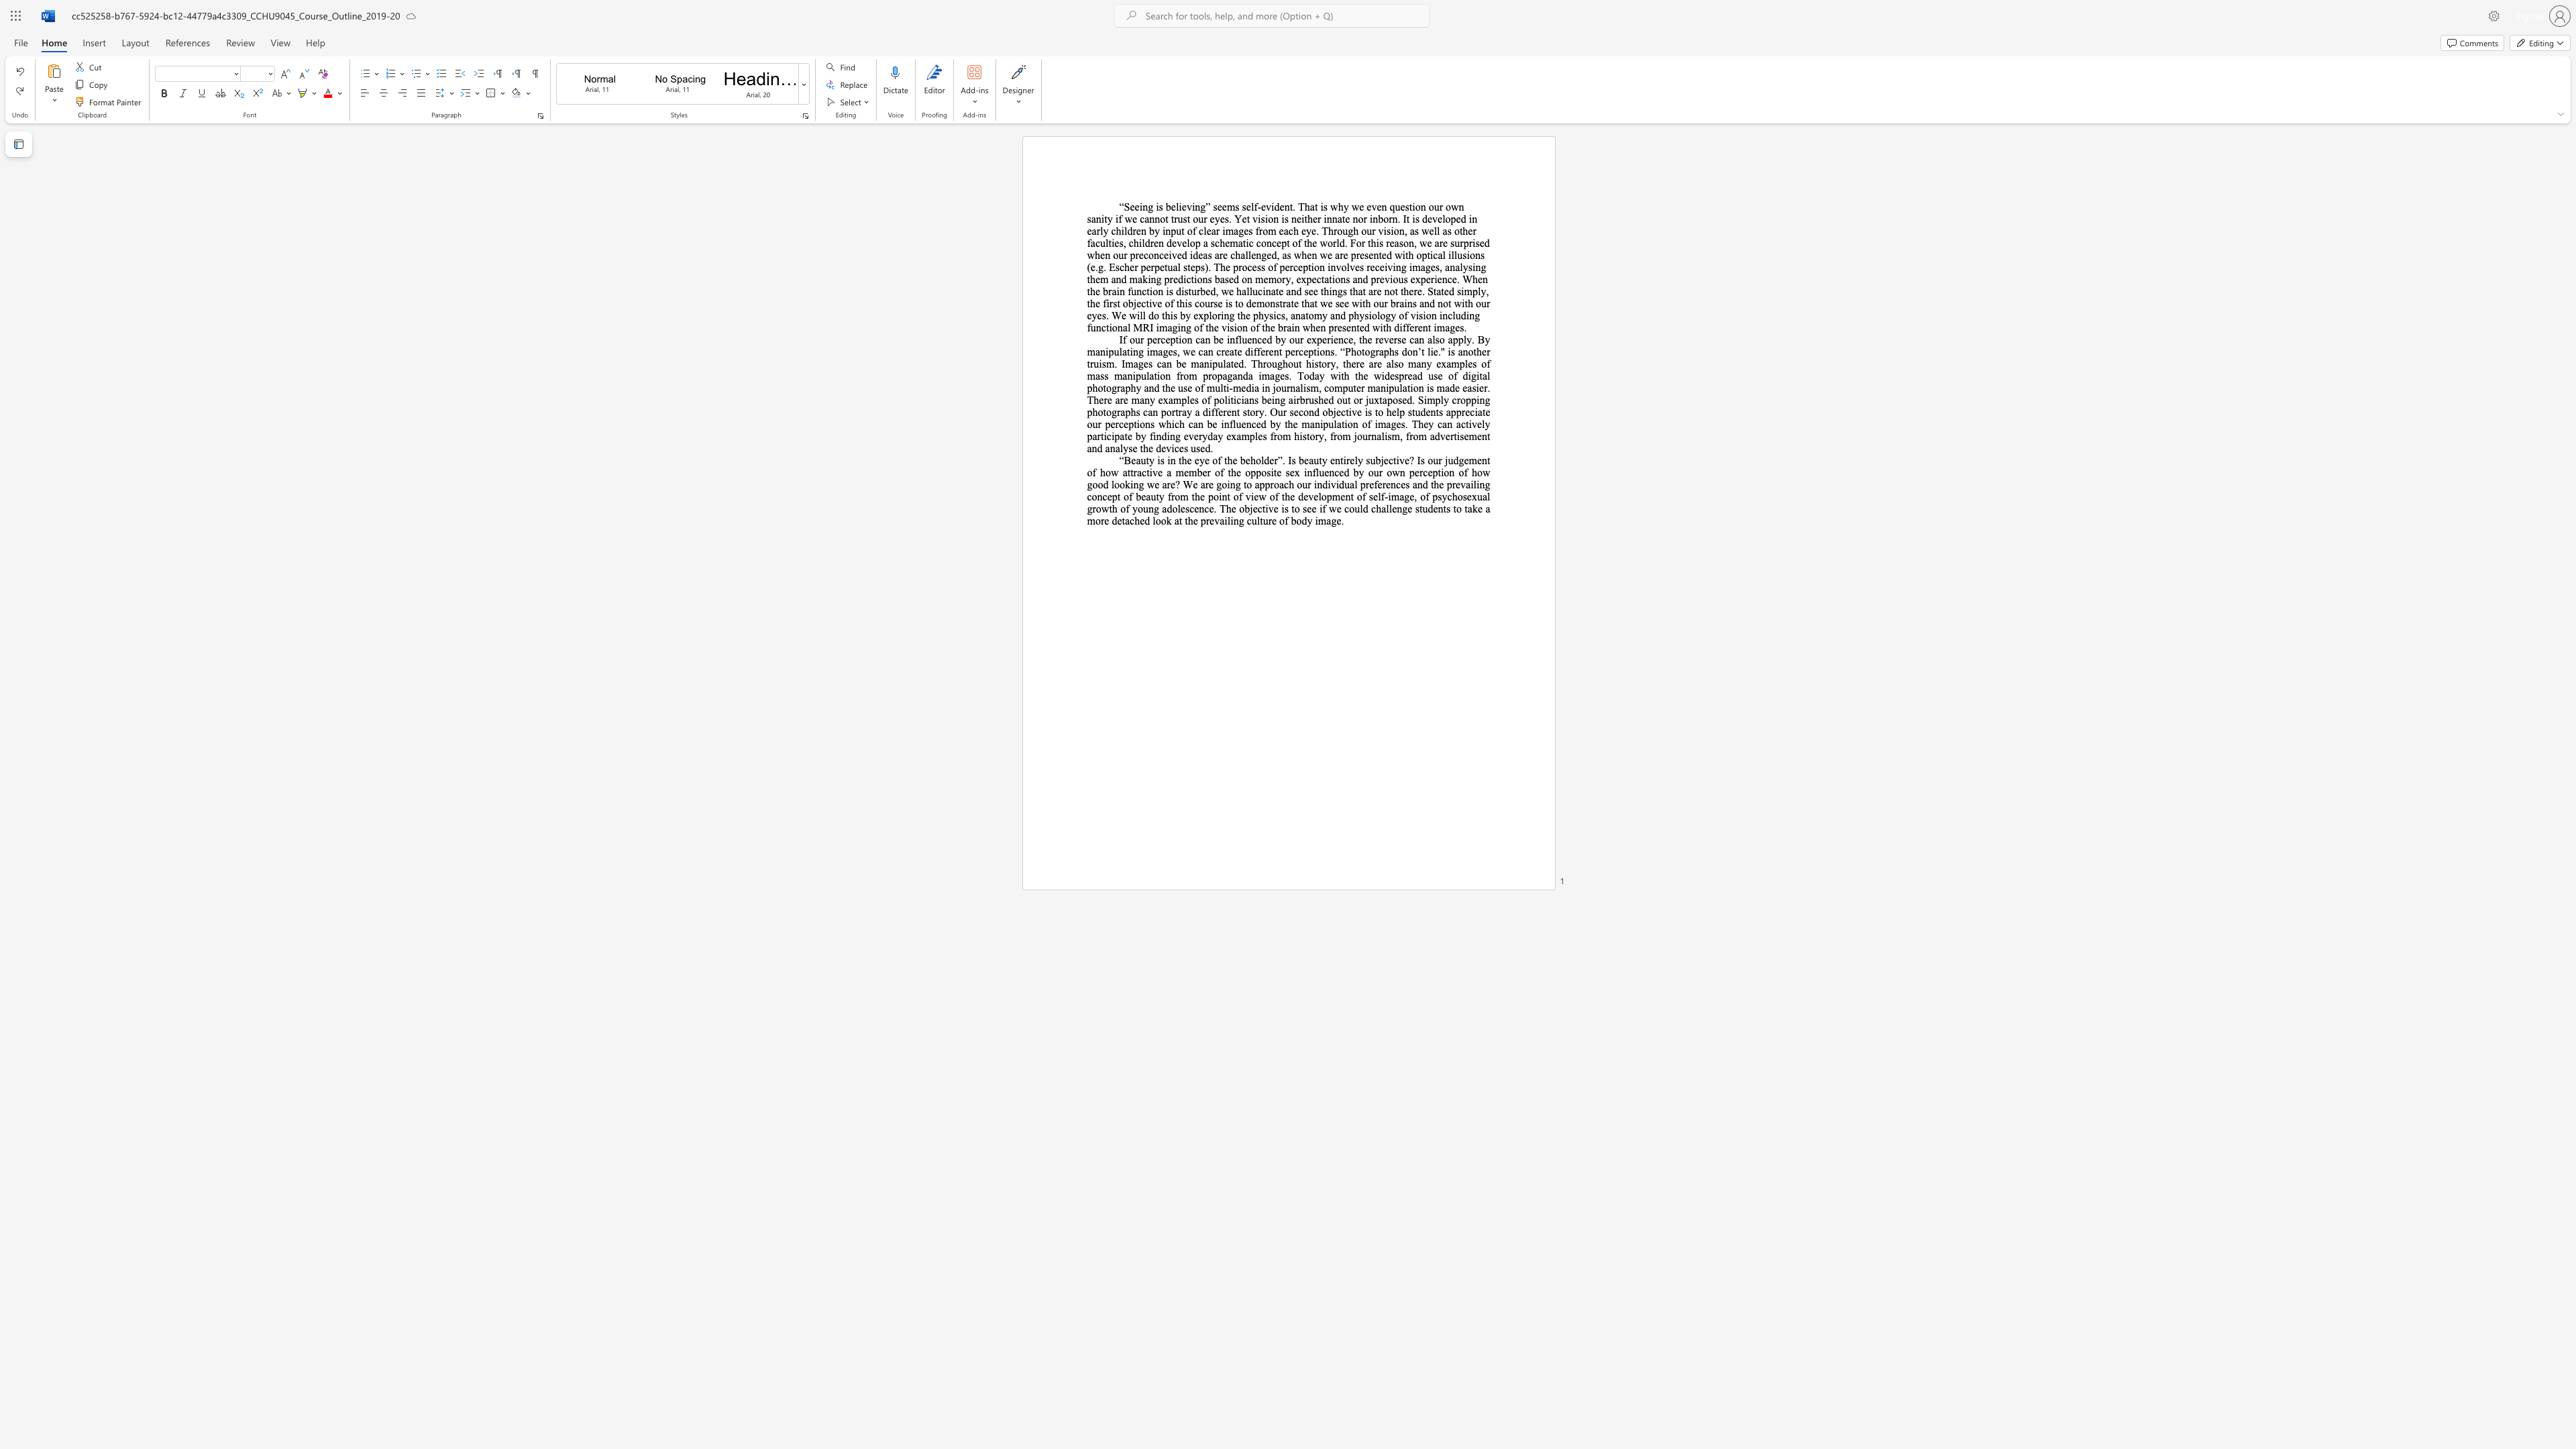 The width and height of the screenshot is (2576, 1449). What do you see at coordinates (1305, 278) in the screenshot?
I see `the subset text "pectations and previous experience. When the brain function is disturbed, we hallucinate and see things that are not there. Stated simply, the first objective of this course is to demonstrate that we see wit" within the text "involves receiving images, analysing them and making predictions based on memory, expectations and previous experience. When the brain function is disturbed, we hallucinate and see things that are not there. Stated simply, the first objective of this course is to demonstrate that we see with our brains and not with our eyes. We will do this by exploring the physics, anatomy and physiology of vision including functional MRI imaging of the vision of the brain when presented with different images."` at bounding box center [1305, 278].